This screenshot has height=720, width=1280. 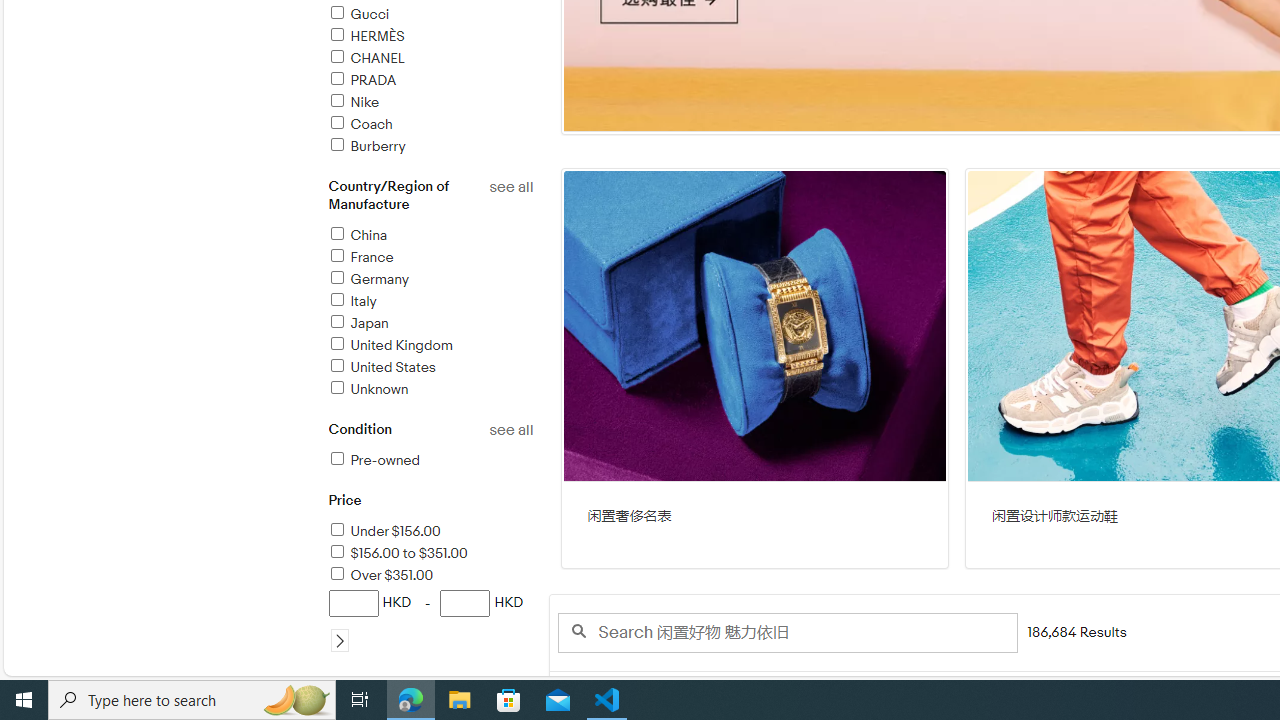 I want to click on 'Gucci', so click(x=358, y=14).